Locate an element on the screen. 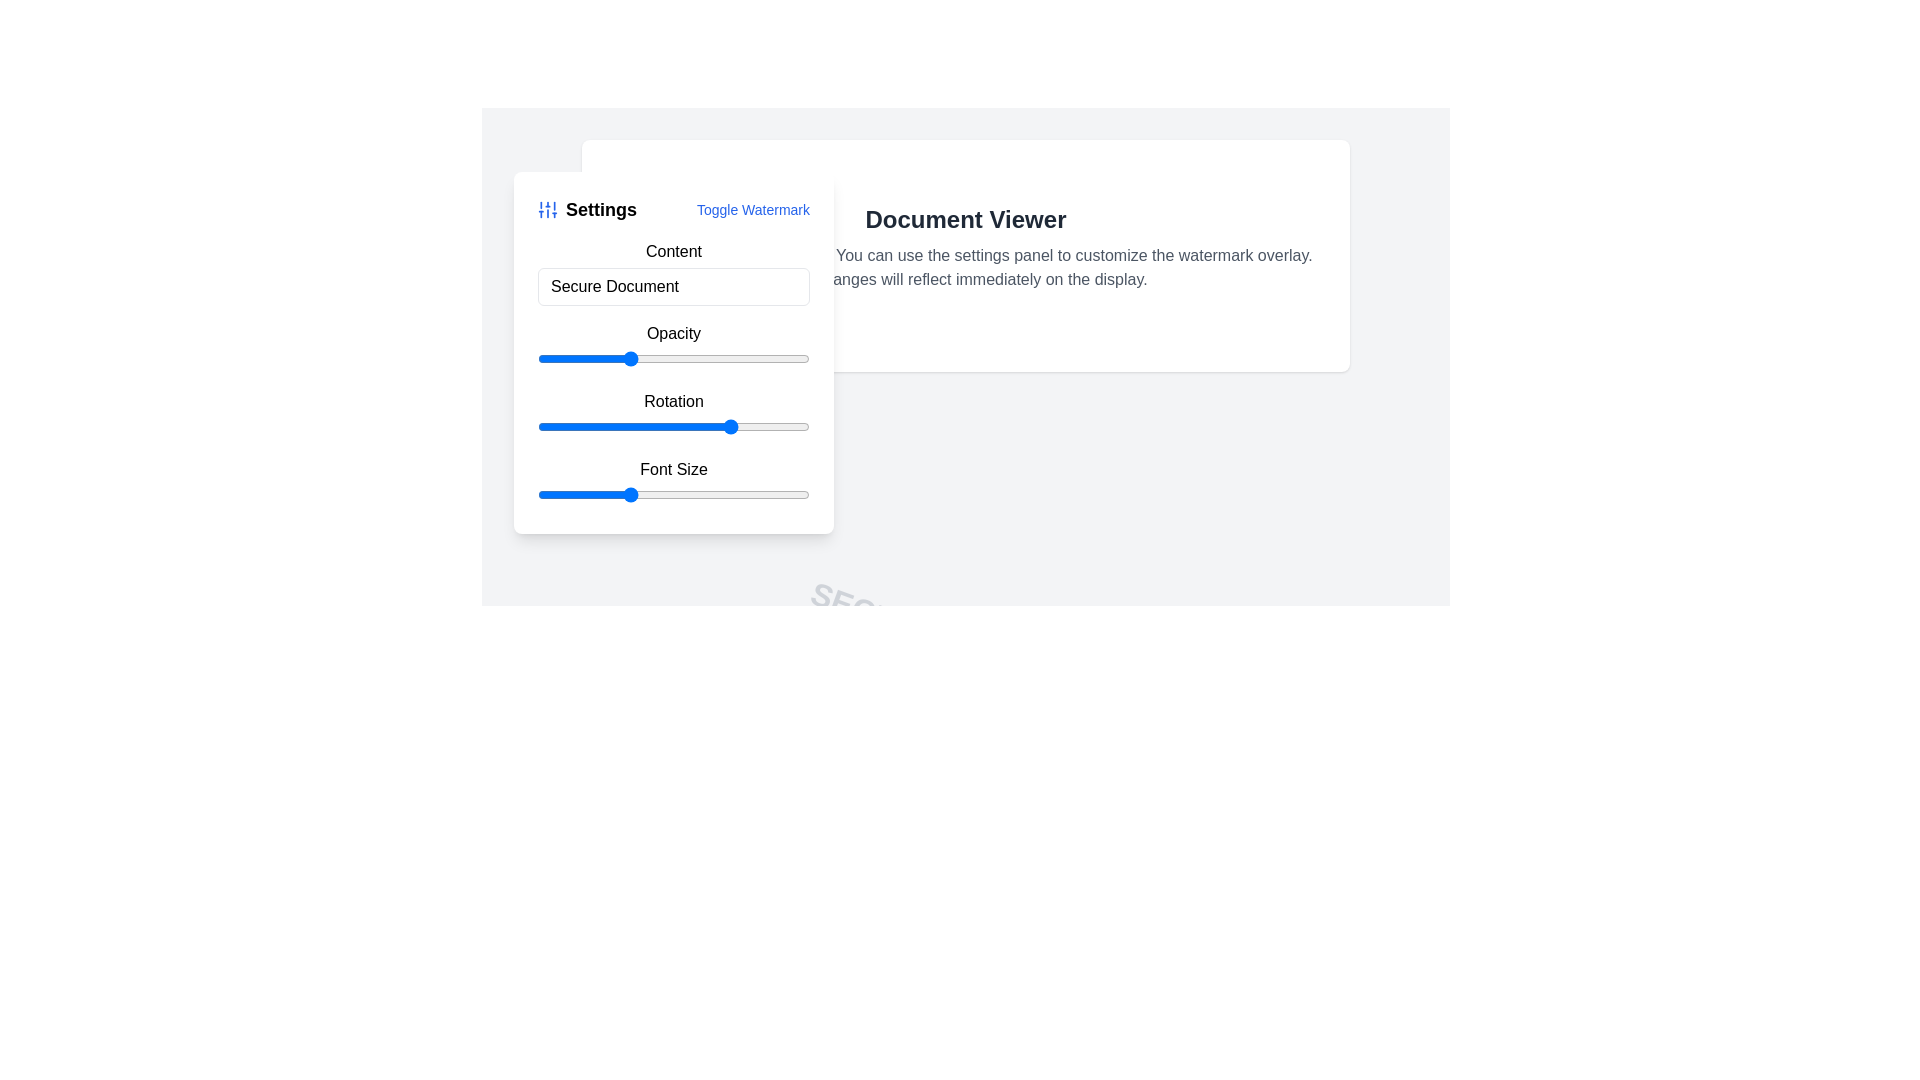  the label 'Font Size' is located at coordinates (673, 470).